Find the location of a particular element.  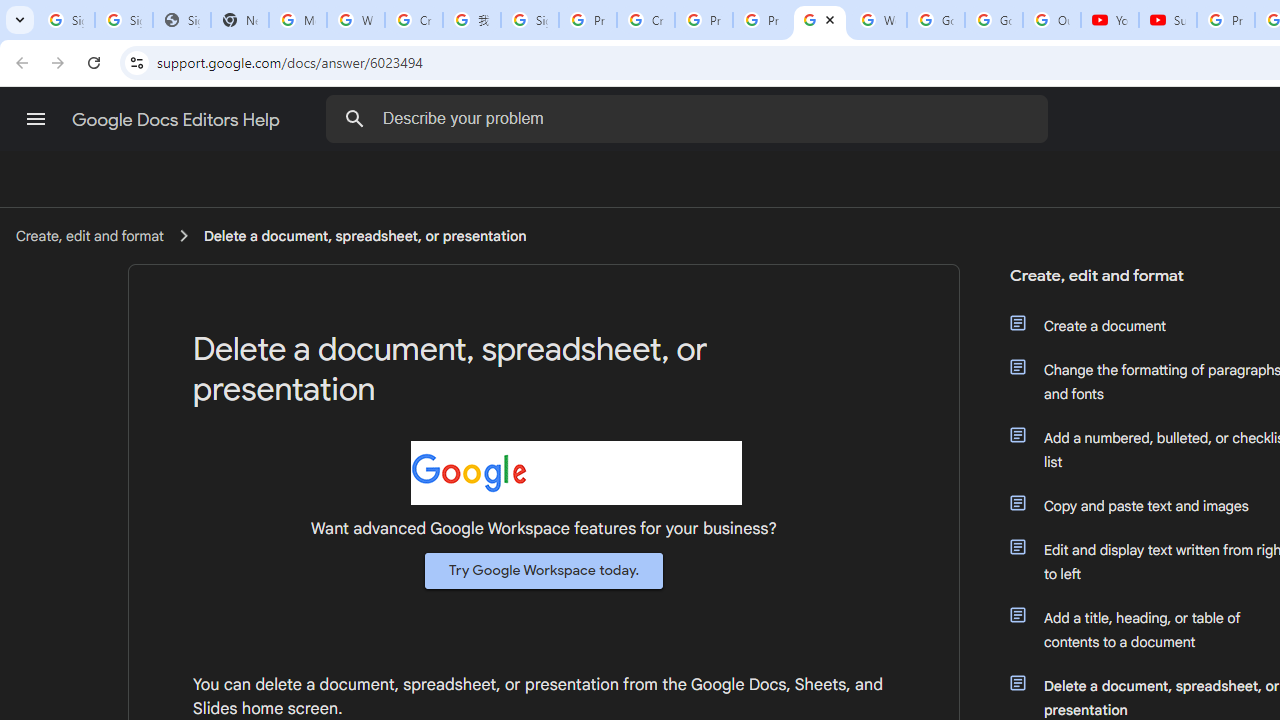

'Google Account' is located at coordinates (993, 20).